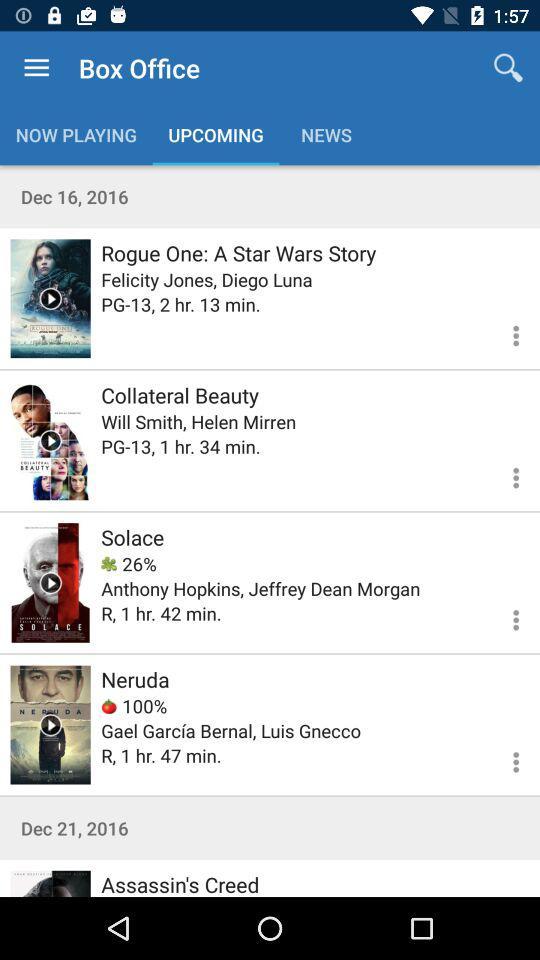  Describe the element at coordinates (50, 440) in the screenshot. I see `more information on the movie` at that location.